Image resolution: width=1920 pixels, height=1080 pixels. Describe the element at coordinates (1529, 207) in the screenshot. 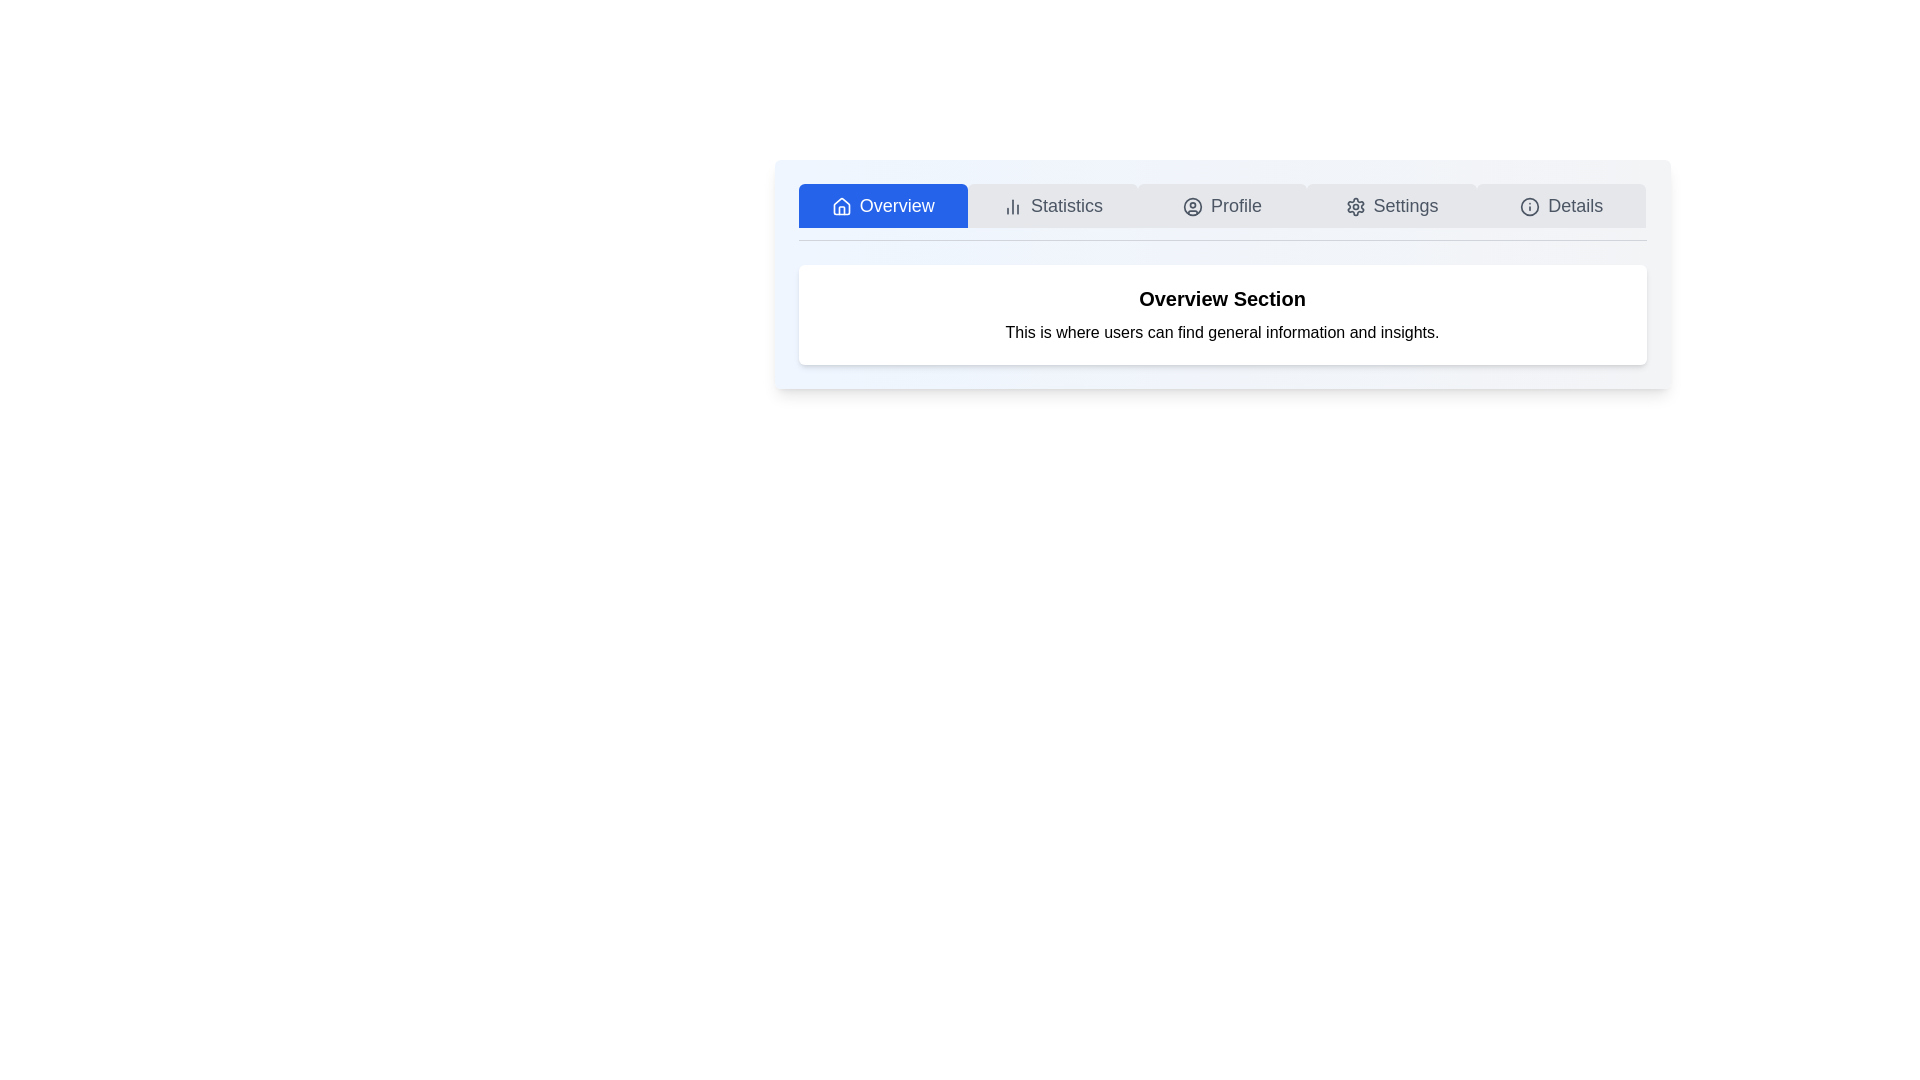

I see `the icon located to the left of the text label in the 'Details' button, which is positioned on the far right of the navigation tabs` at that location.